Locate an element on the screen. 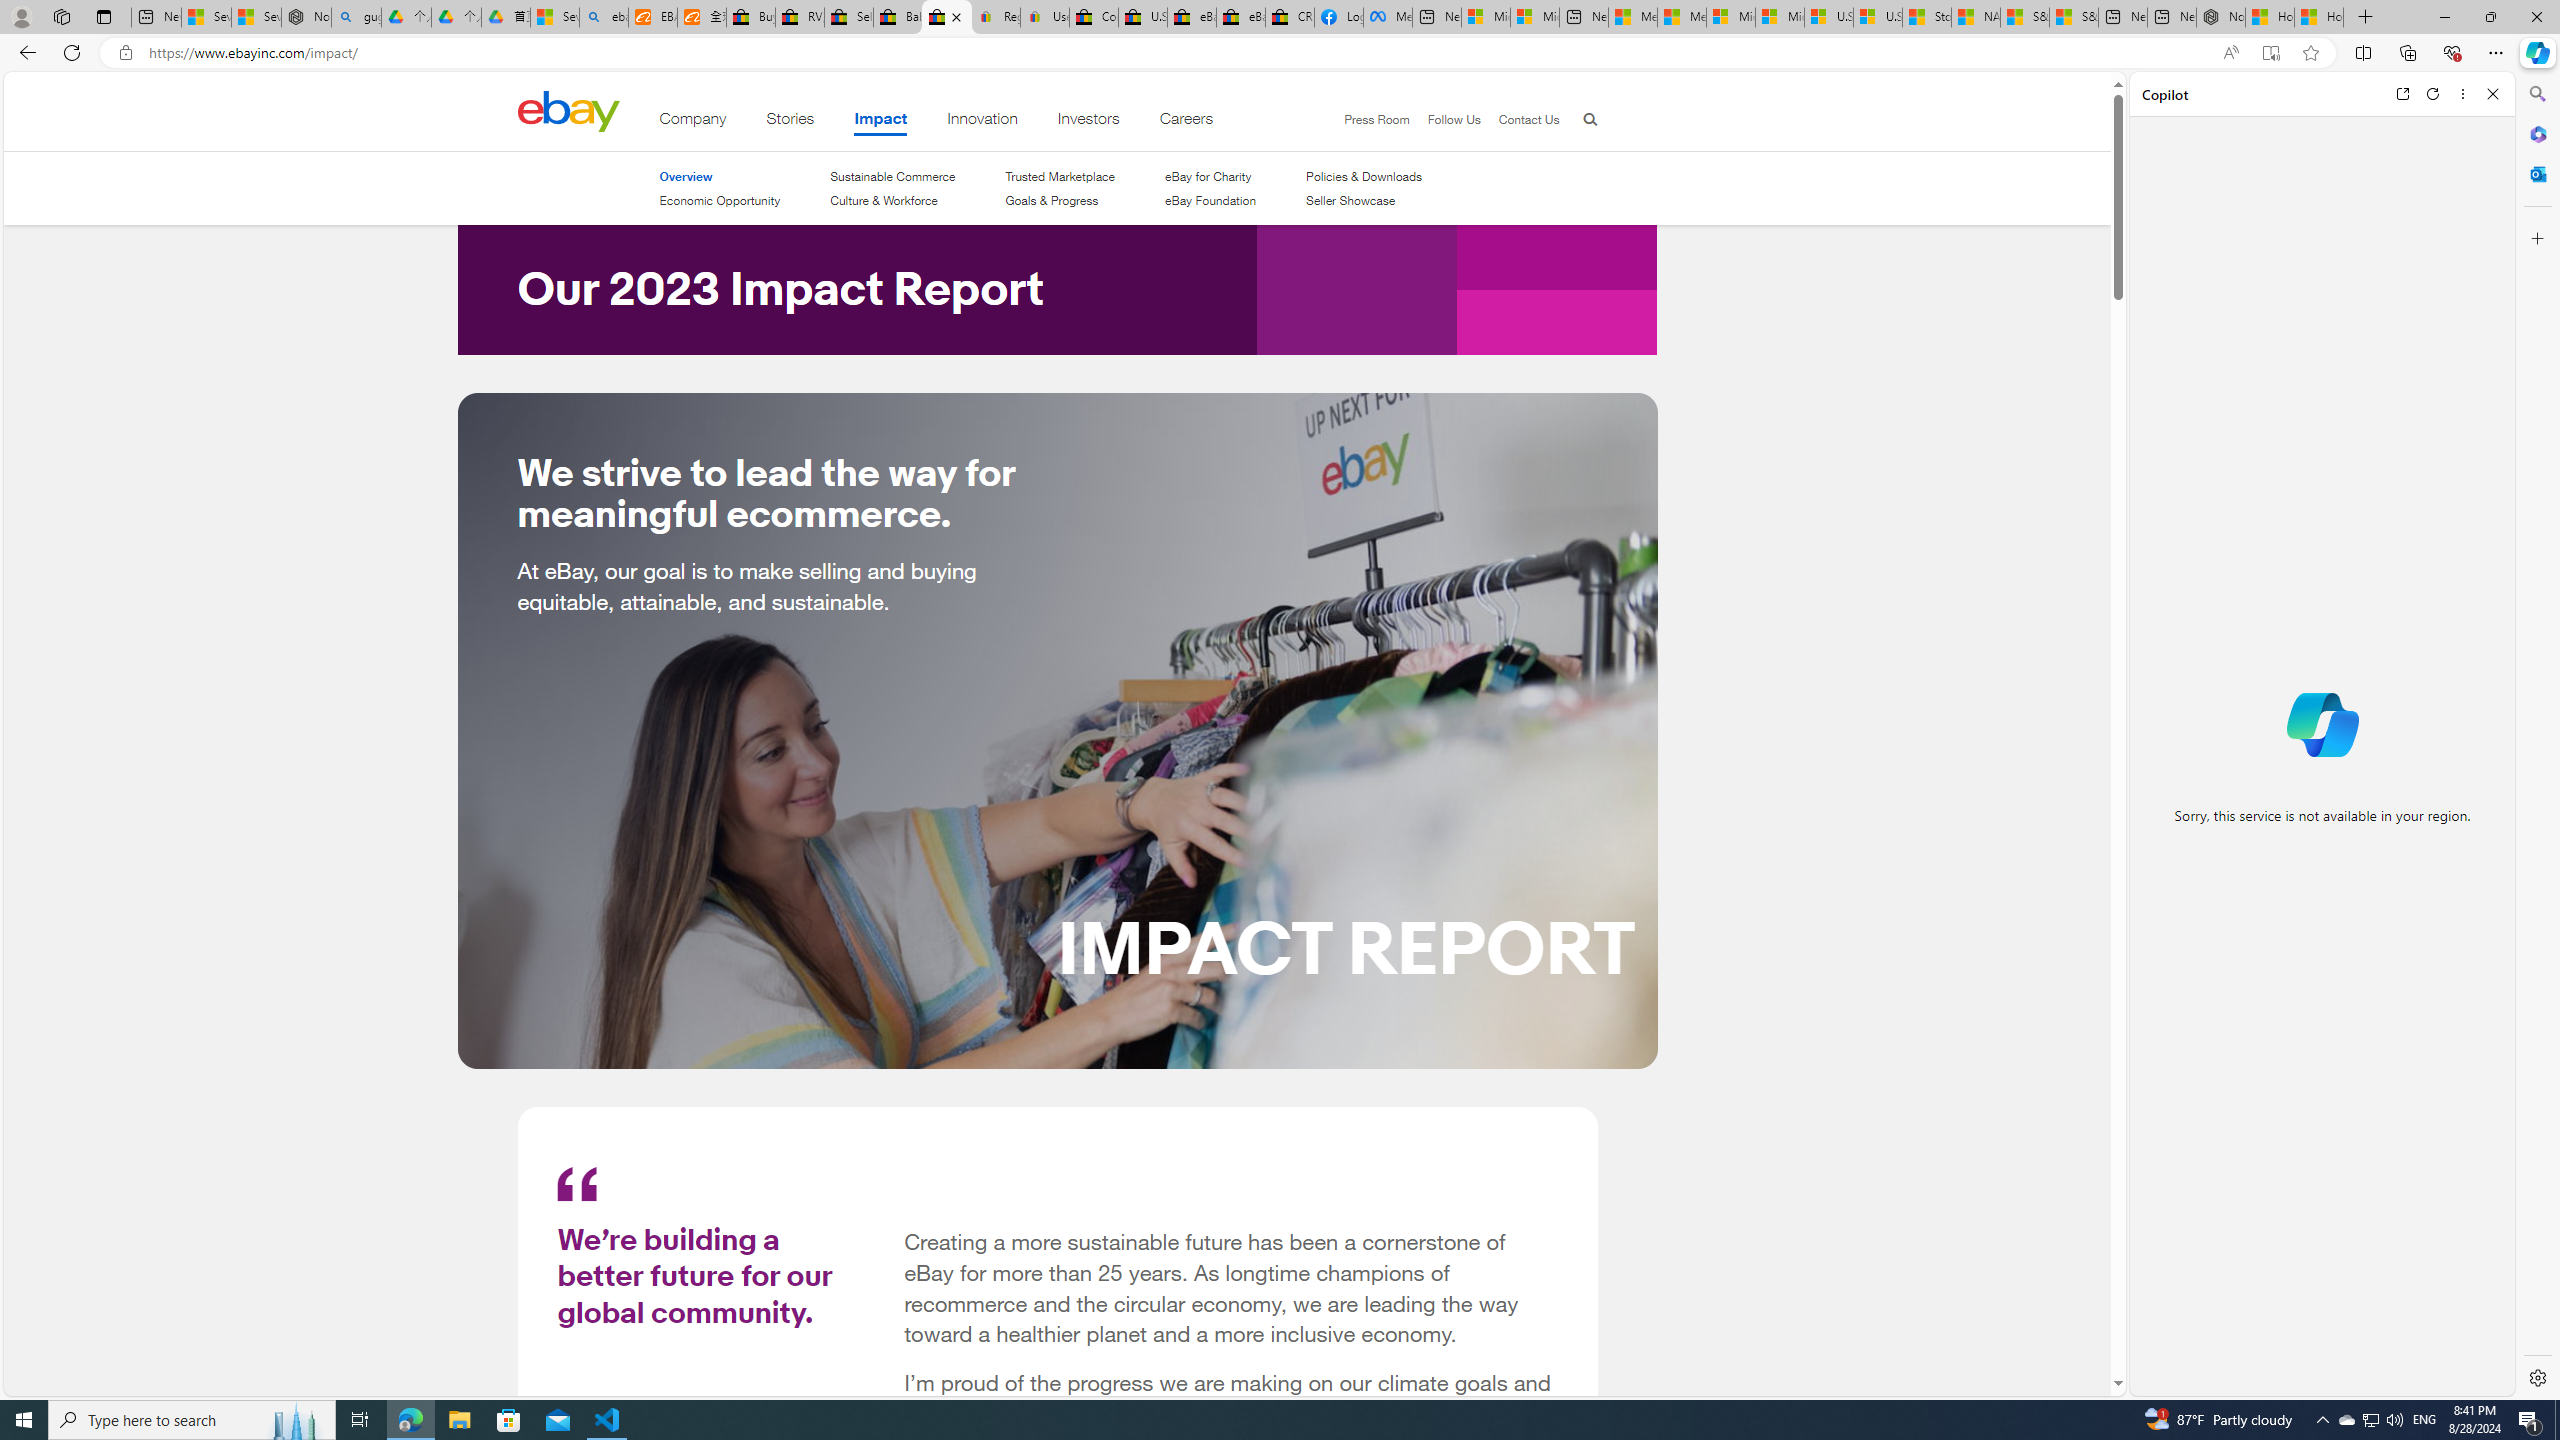 The height and width of the screenshot is (1440, 2560). 'eBay Inc. Reports Third Quarter 2023 Results' is located at coordinates (1240, 16).